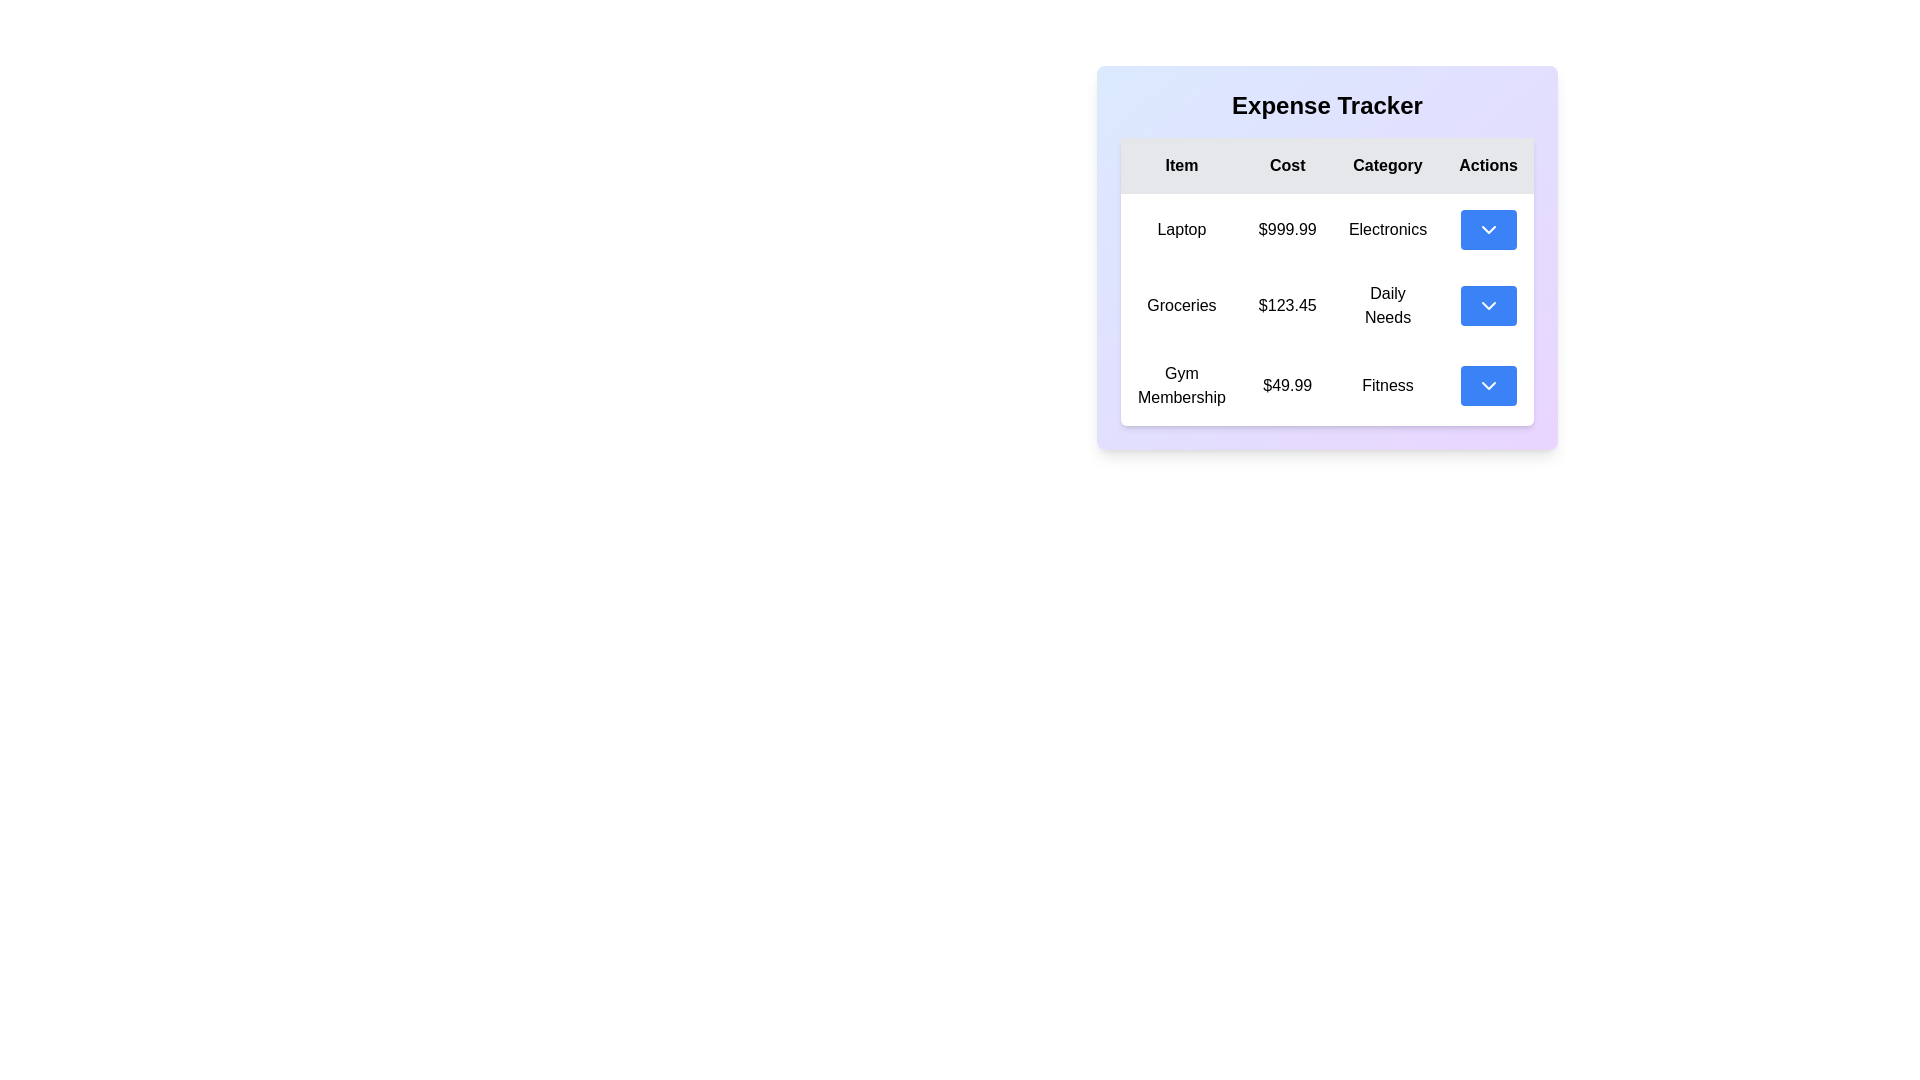 Image resolution: width=1920 pixels, height=1080 pixels. Describe the element at coordinates (1488, 385) in the screenshot. I see `the chevron-down icon in the last row of the table under the 'Actions' column` at that location.